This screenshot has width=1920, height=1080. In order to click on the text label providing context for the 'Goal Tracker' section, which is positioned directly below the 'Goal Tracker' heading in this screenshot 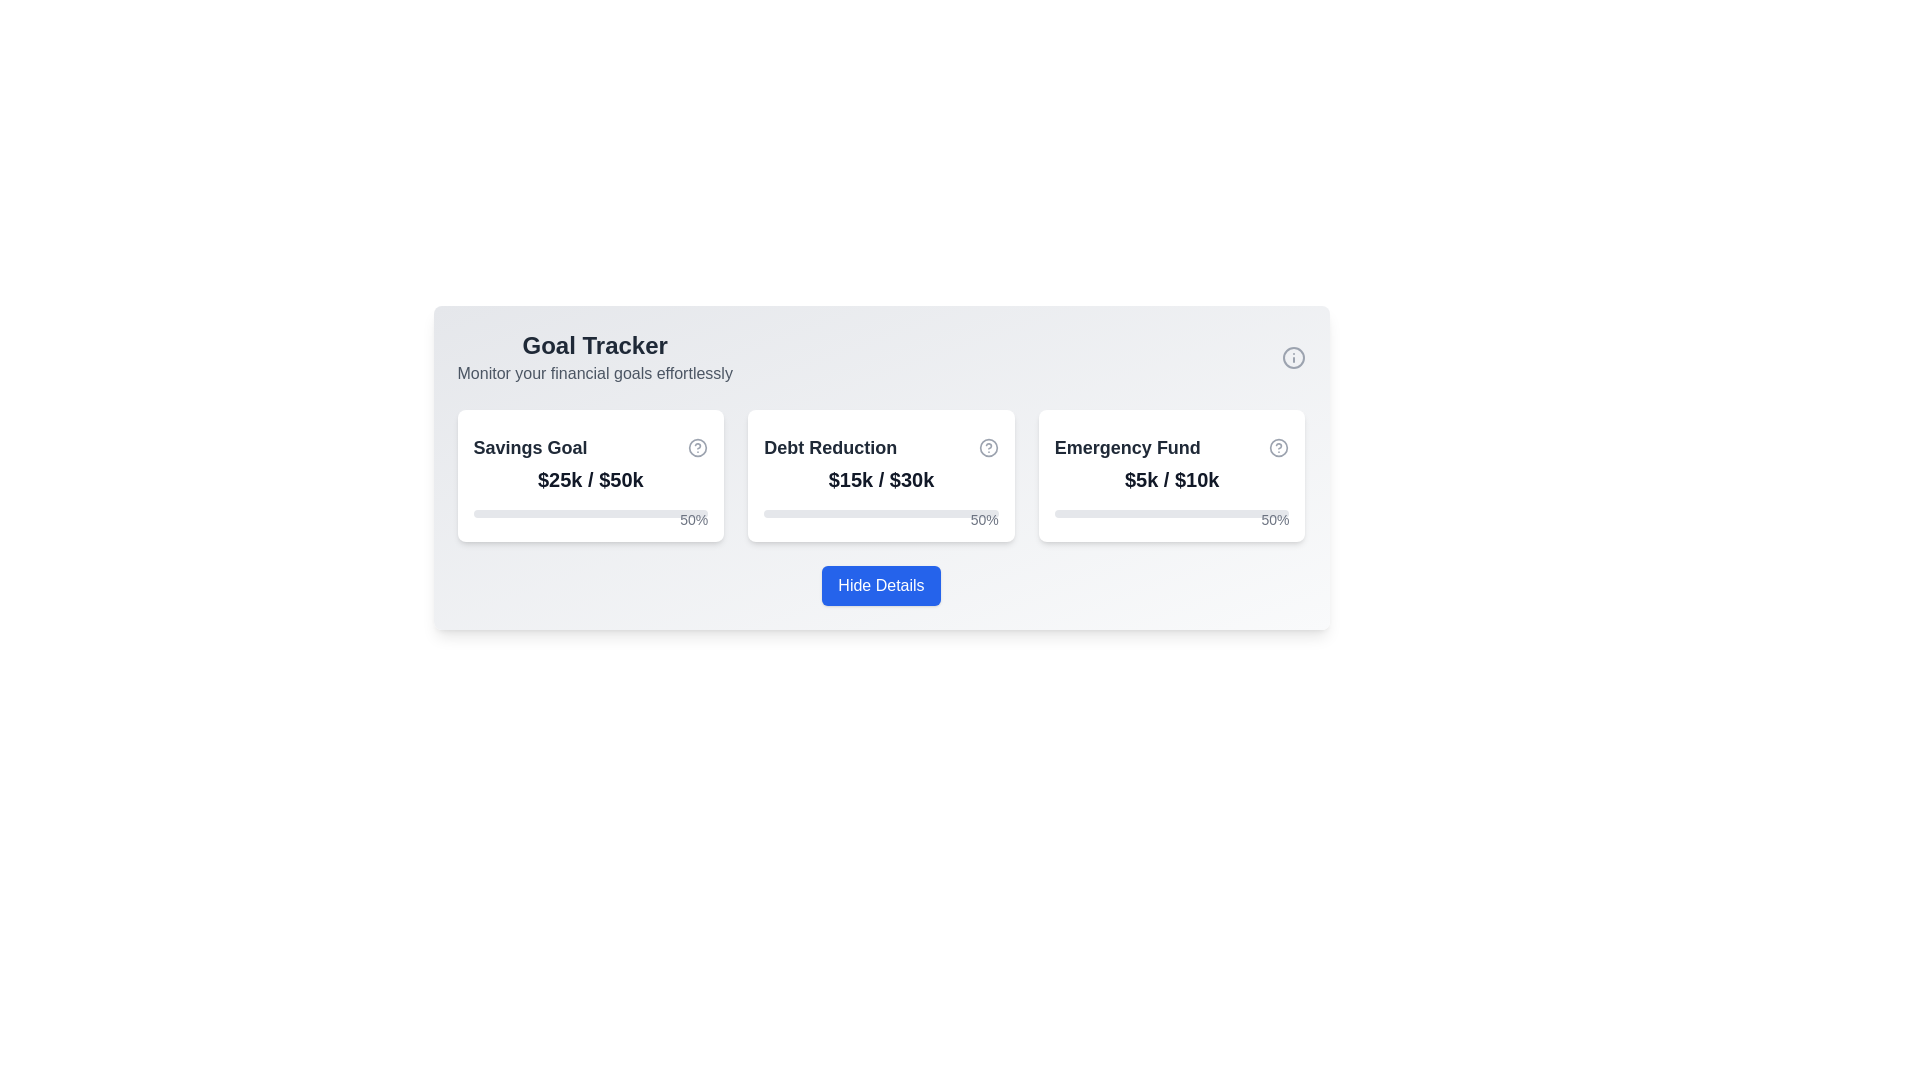, I will do `click(594, 374)`.